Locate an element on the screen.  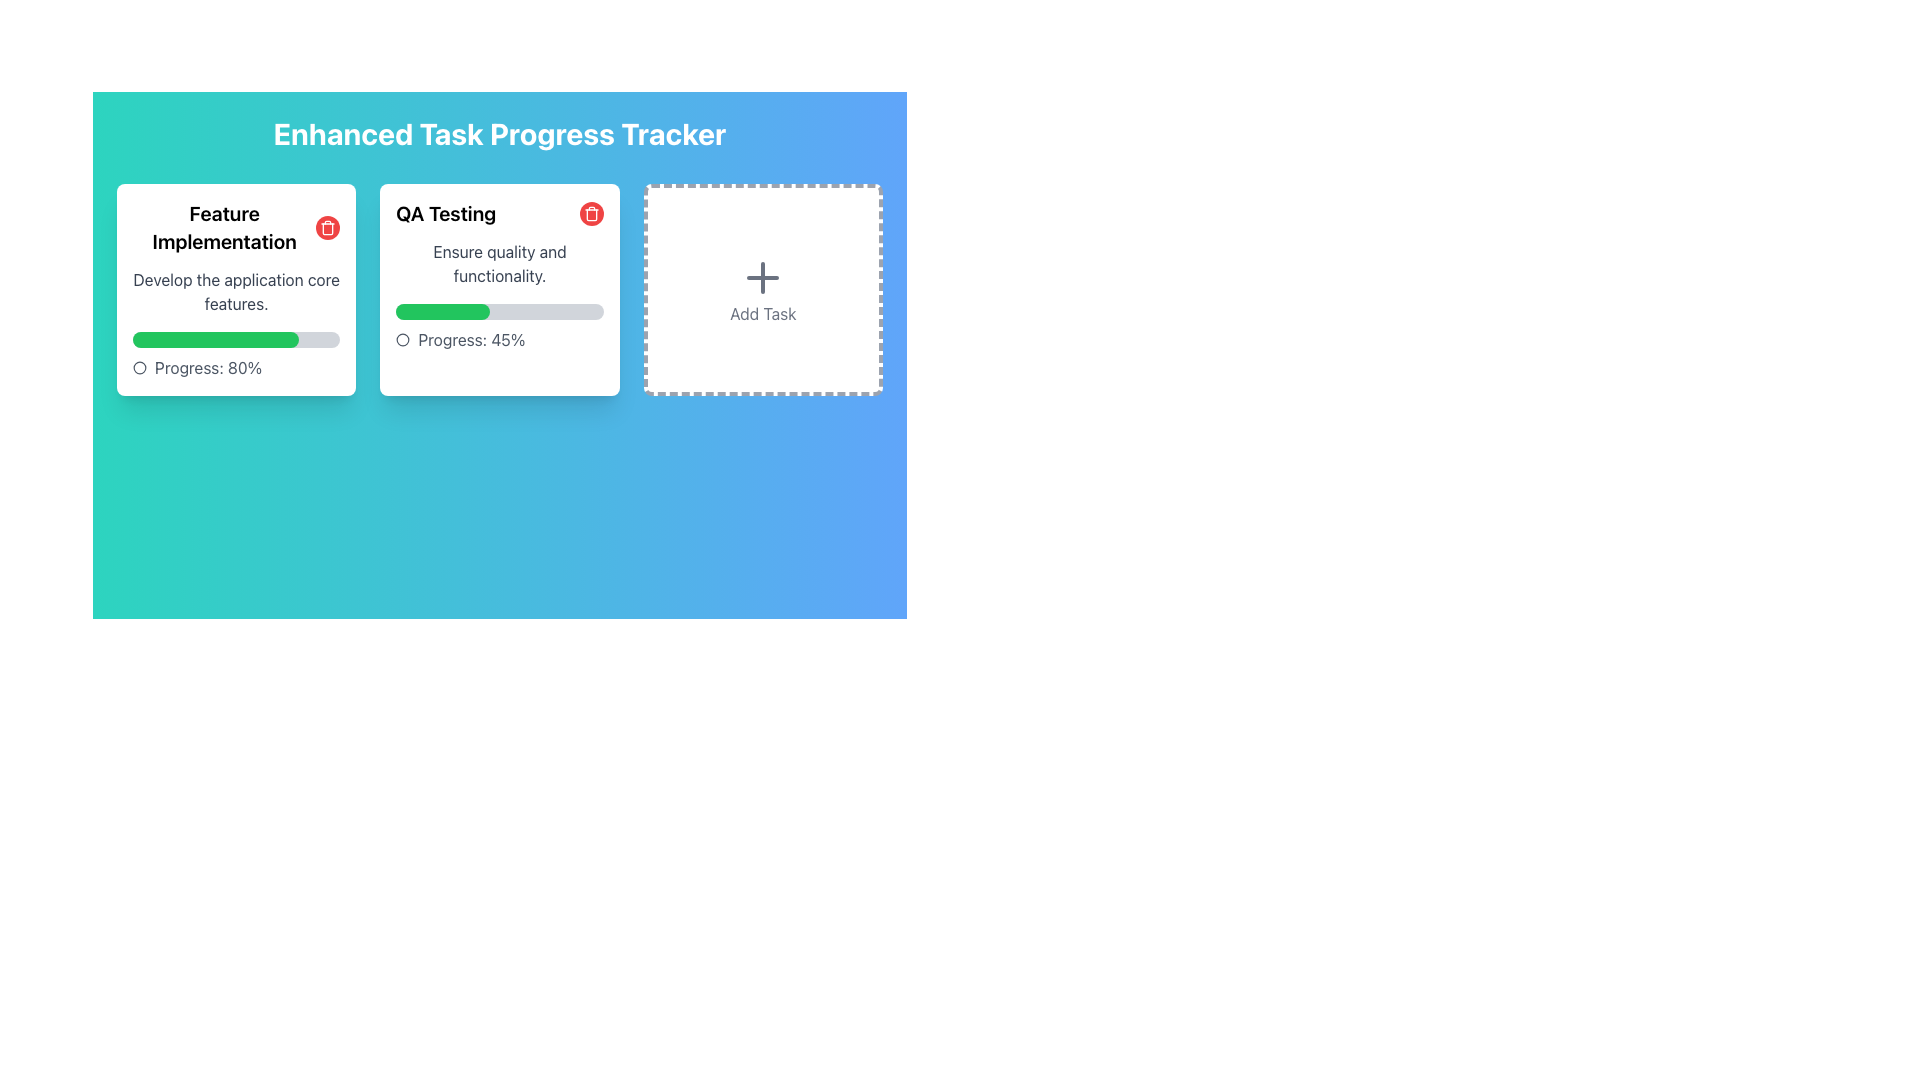
the SVG Circle element located in the first card labeled 'Feature Implementation', positioned near the bottom-left corner below the progress bar is located at coordinates (138, 367).